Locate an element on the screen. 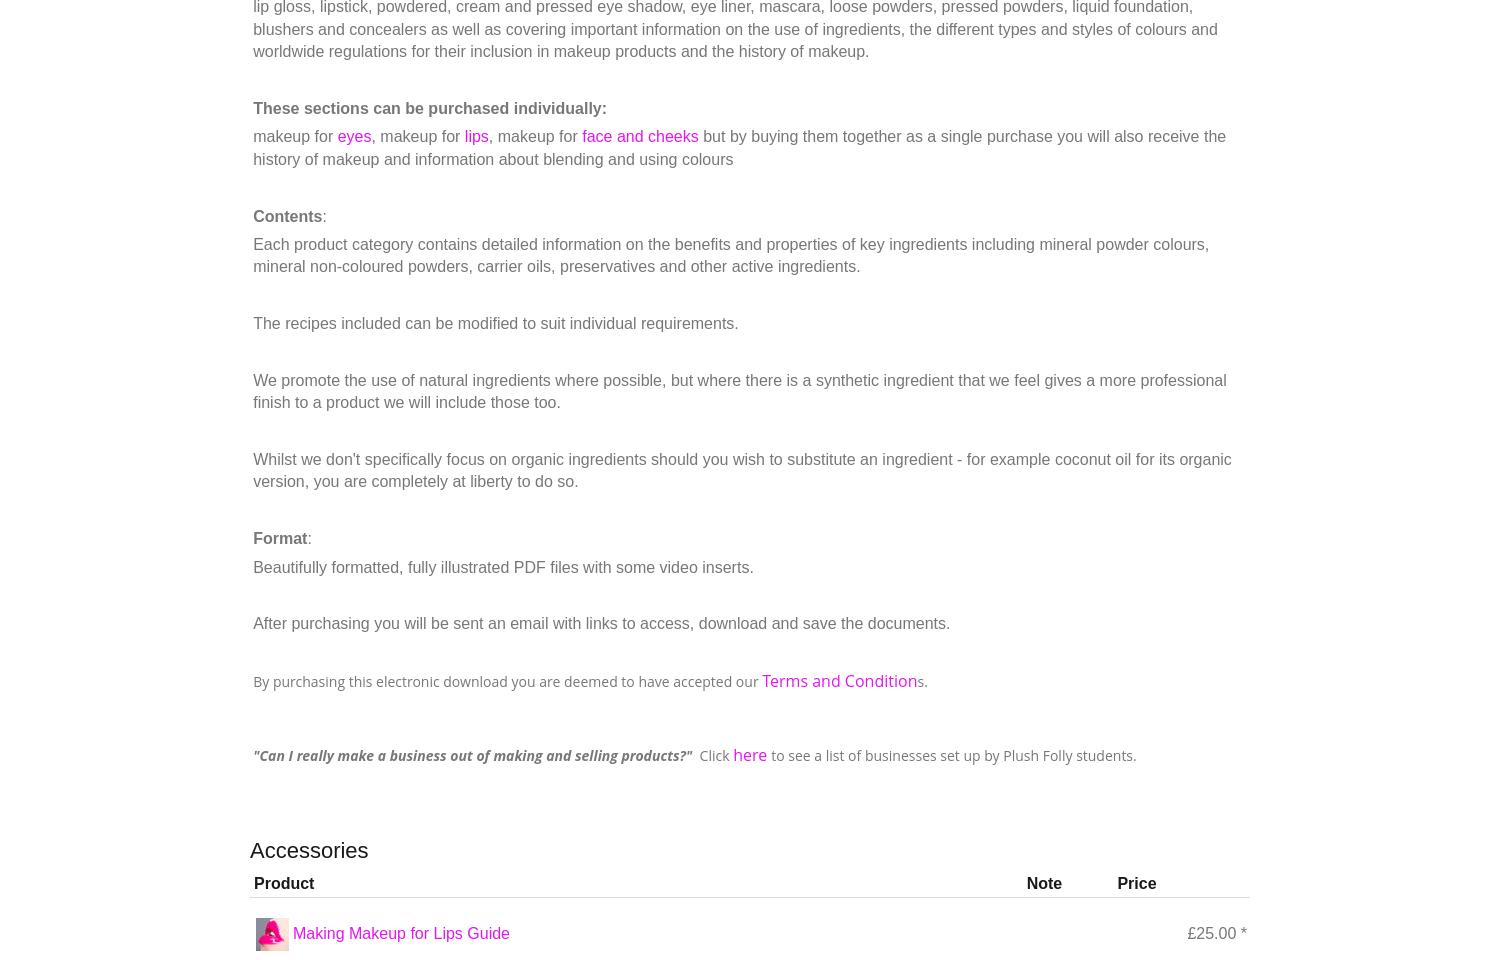 The image size is (1500, 960). 'makeup for' is located at coordinates (295, 135).